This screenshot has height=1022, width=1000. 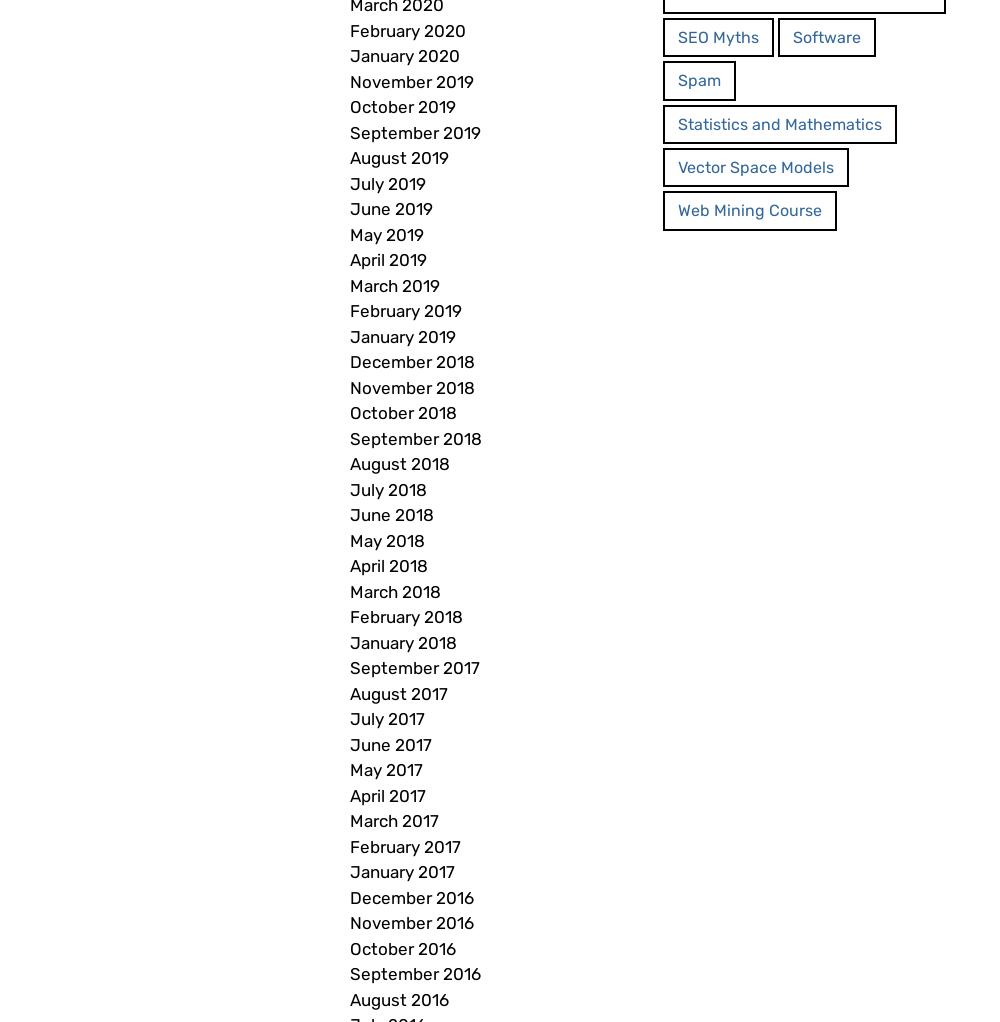 I want to click on 'September 2017', so click(x=415, y=666).